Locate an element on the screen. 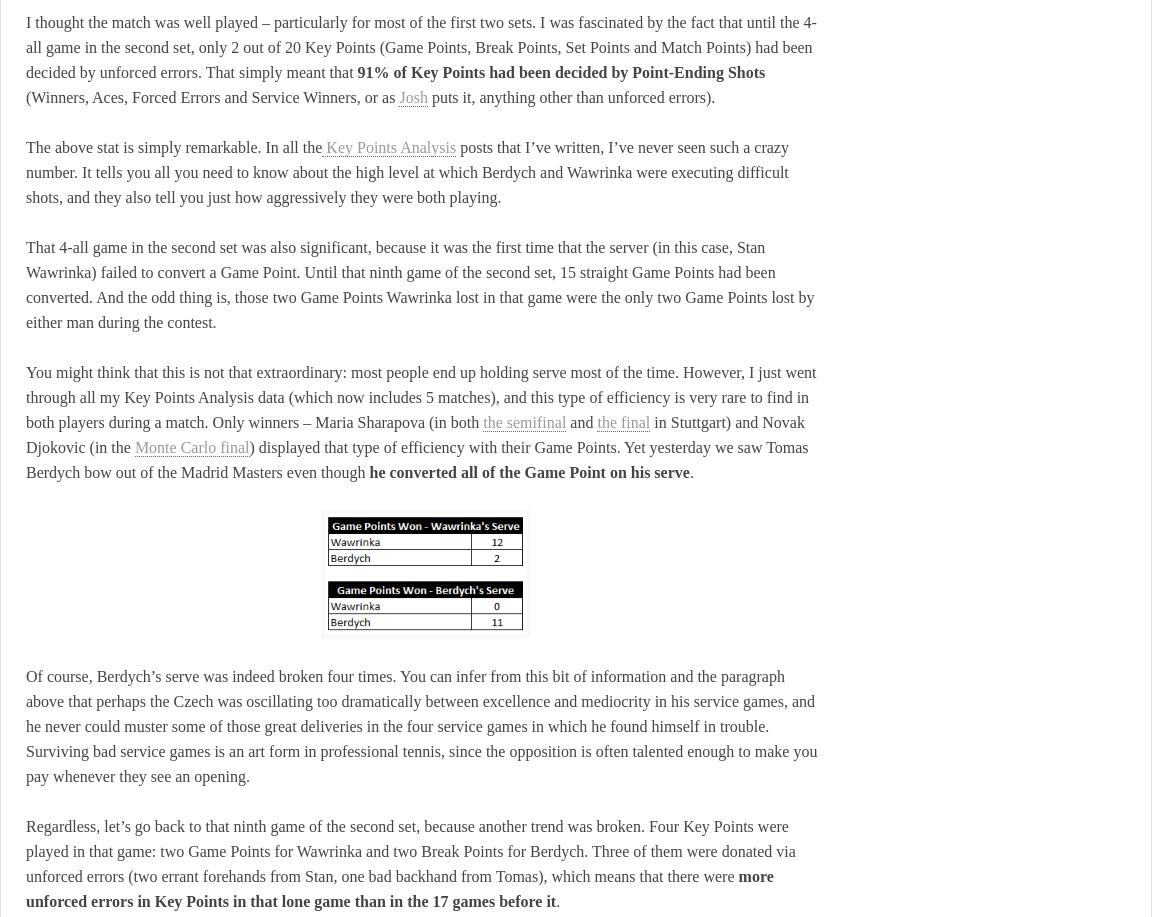 The width and height of the screenshot is (1152, 917). '(Winners, Aces, Forced Errors and Service Winners, or as' is located at coordinates (212, 96).